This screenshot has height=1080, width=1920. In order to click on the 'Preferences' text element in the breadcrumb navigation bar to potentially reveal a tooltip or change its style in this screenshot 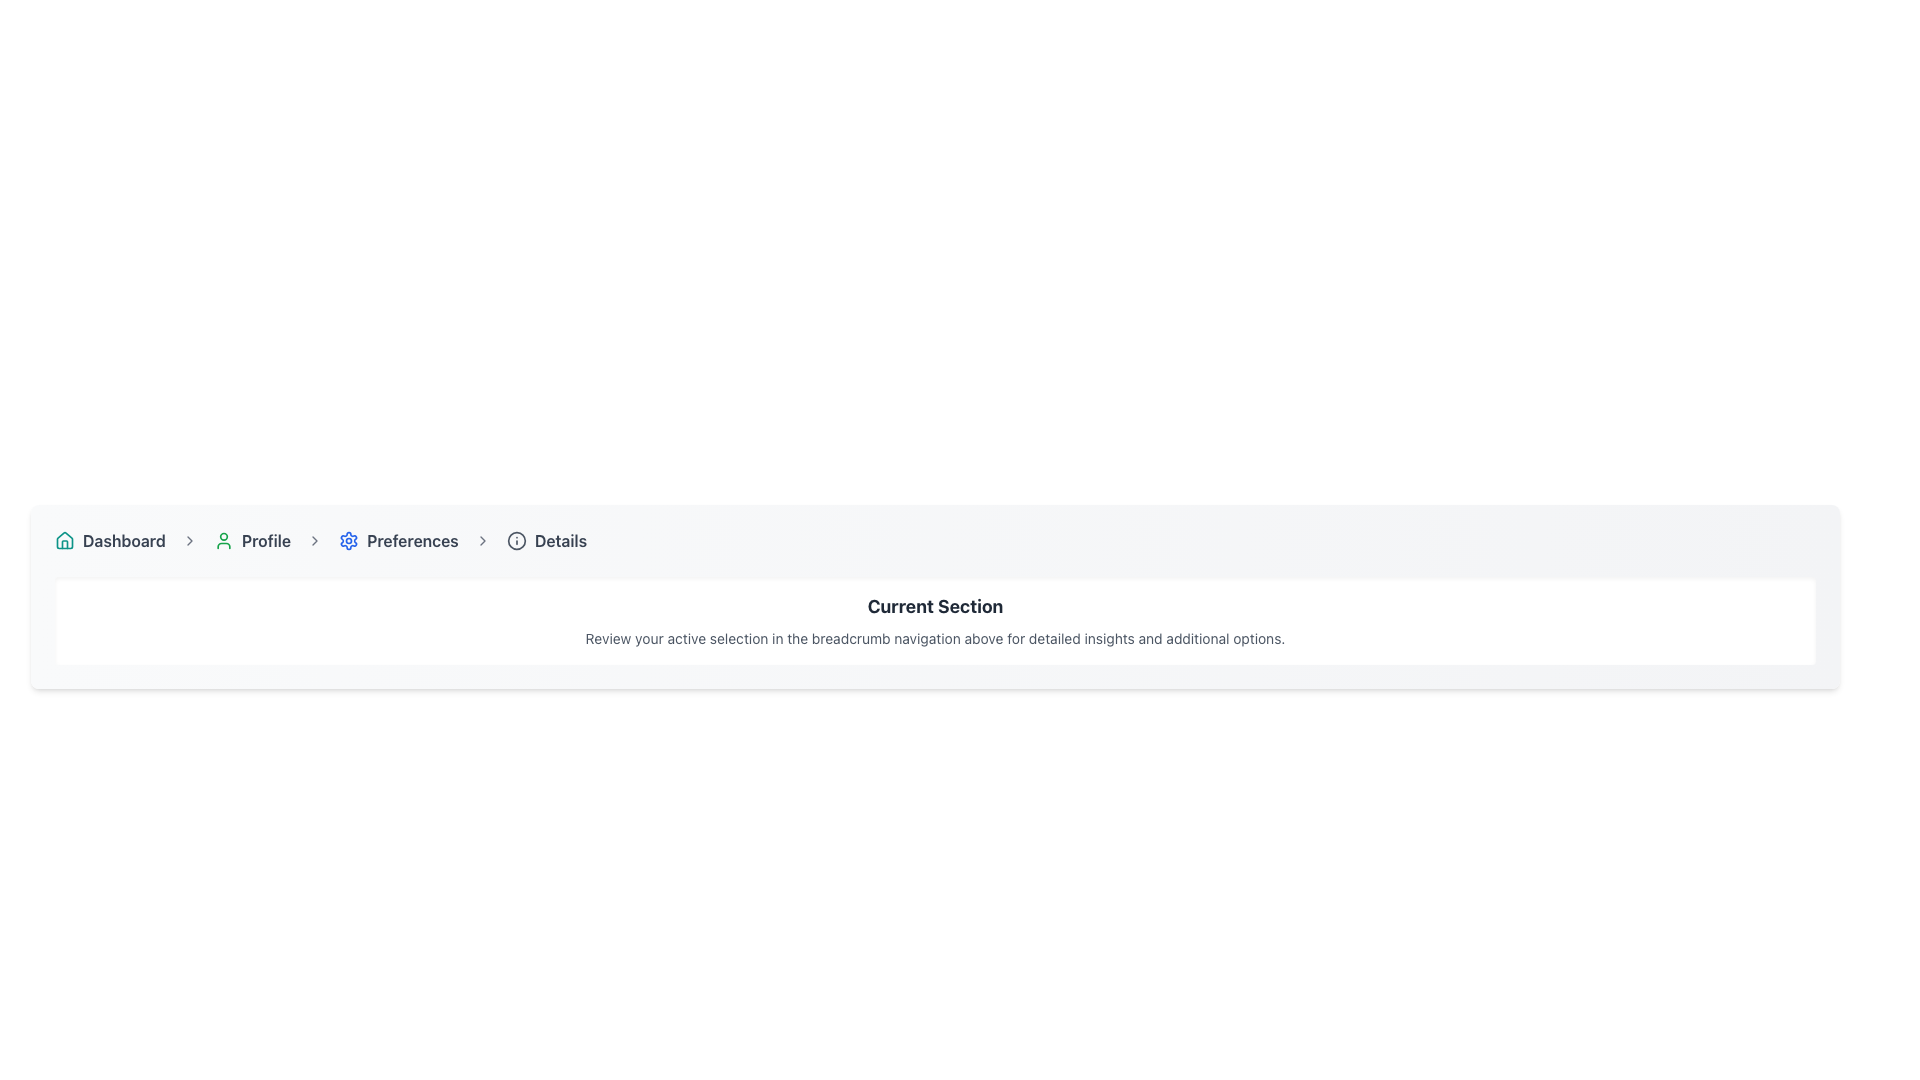, I will do `click(411, 540)`.